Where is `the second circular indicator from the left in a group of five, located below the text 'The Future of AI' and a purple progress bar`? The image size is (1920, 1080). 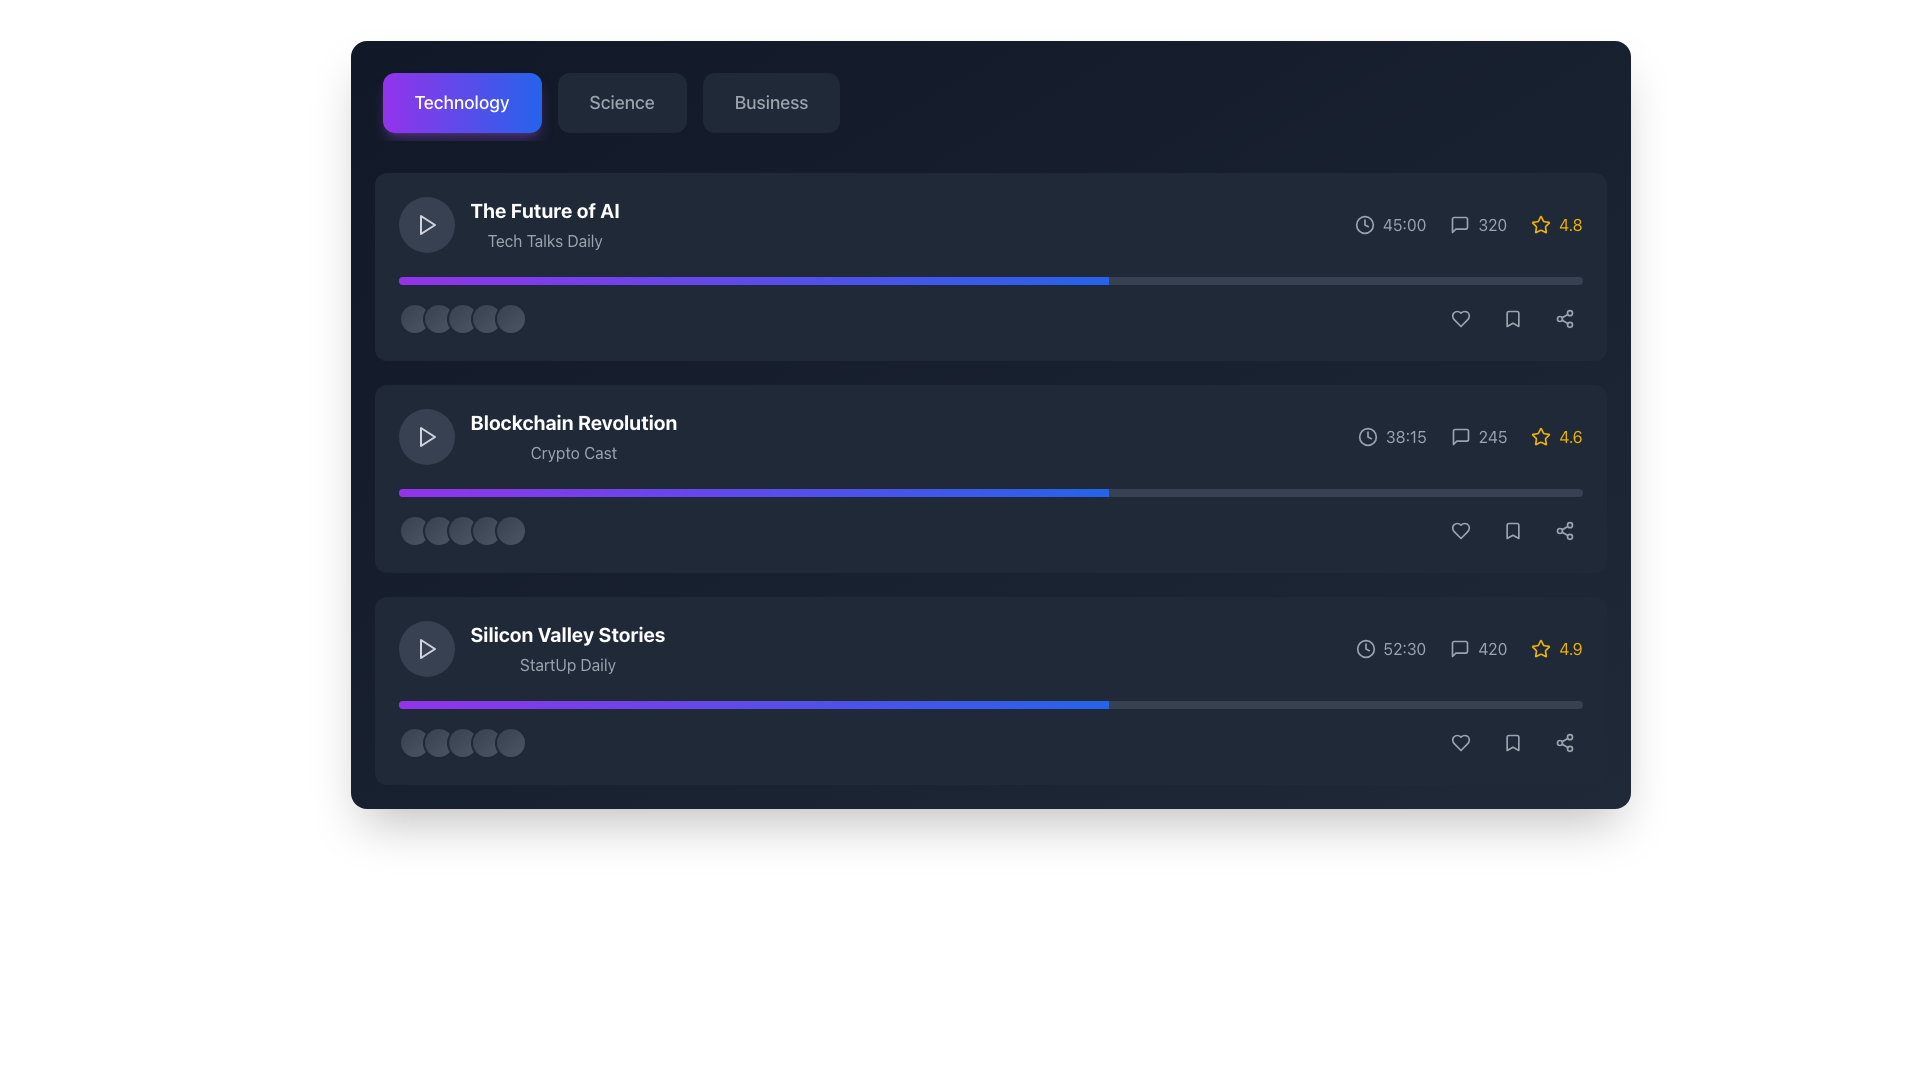 the second circular indicator from the left in a group of five, located below the text 'The Future of AI' and a purple progress bar is located at coordinates (437, 318).